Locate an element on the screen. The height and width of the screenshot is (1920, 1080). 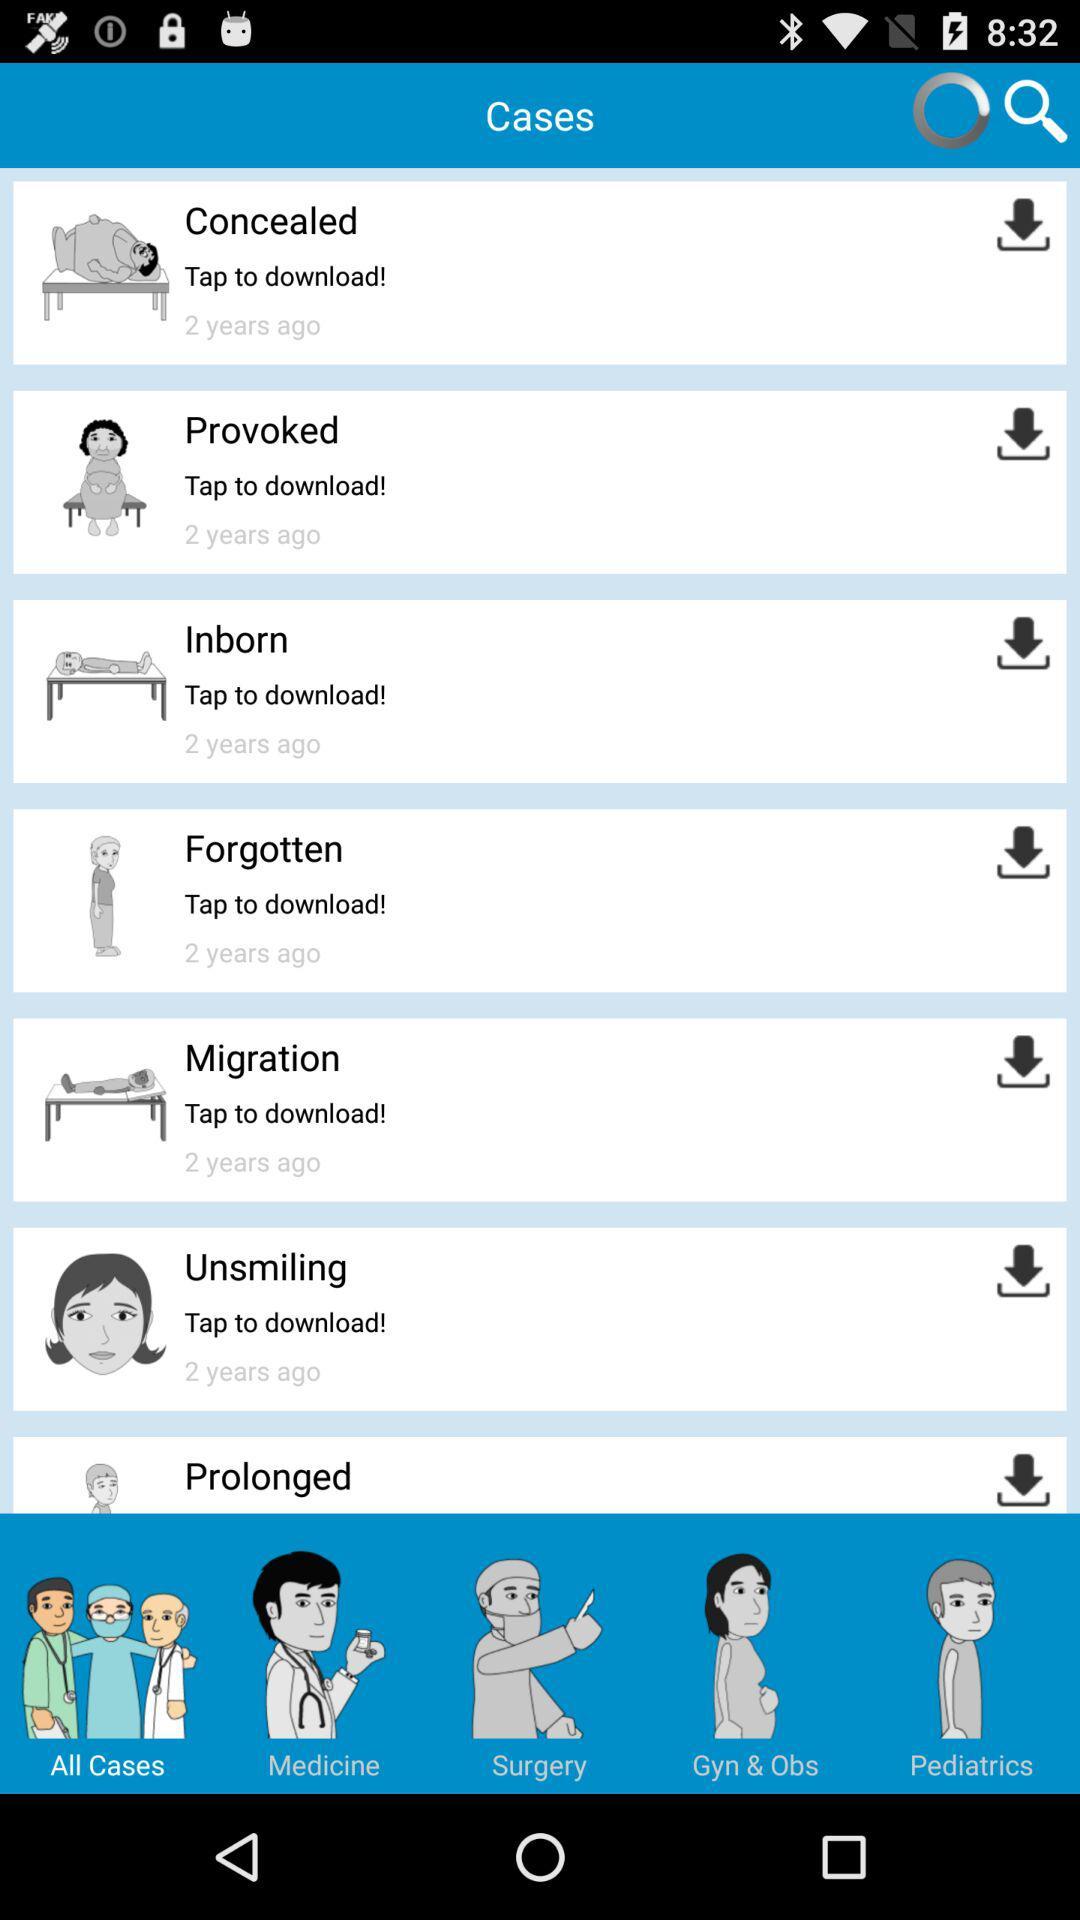
the item above the tap to download! item is located at coordinates (262, 847).